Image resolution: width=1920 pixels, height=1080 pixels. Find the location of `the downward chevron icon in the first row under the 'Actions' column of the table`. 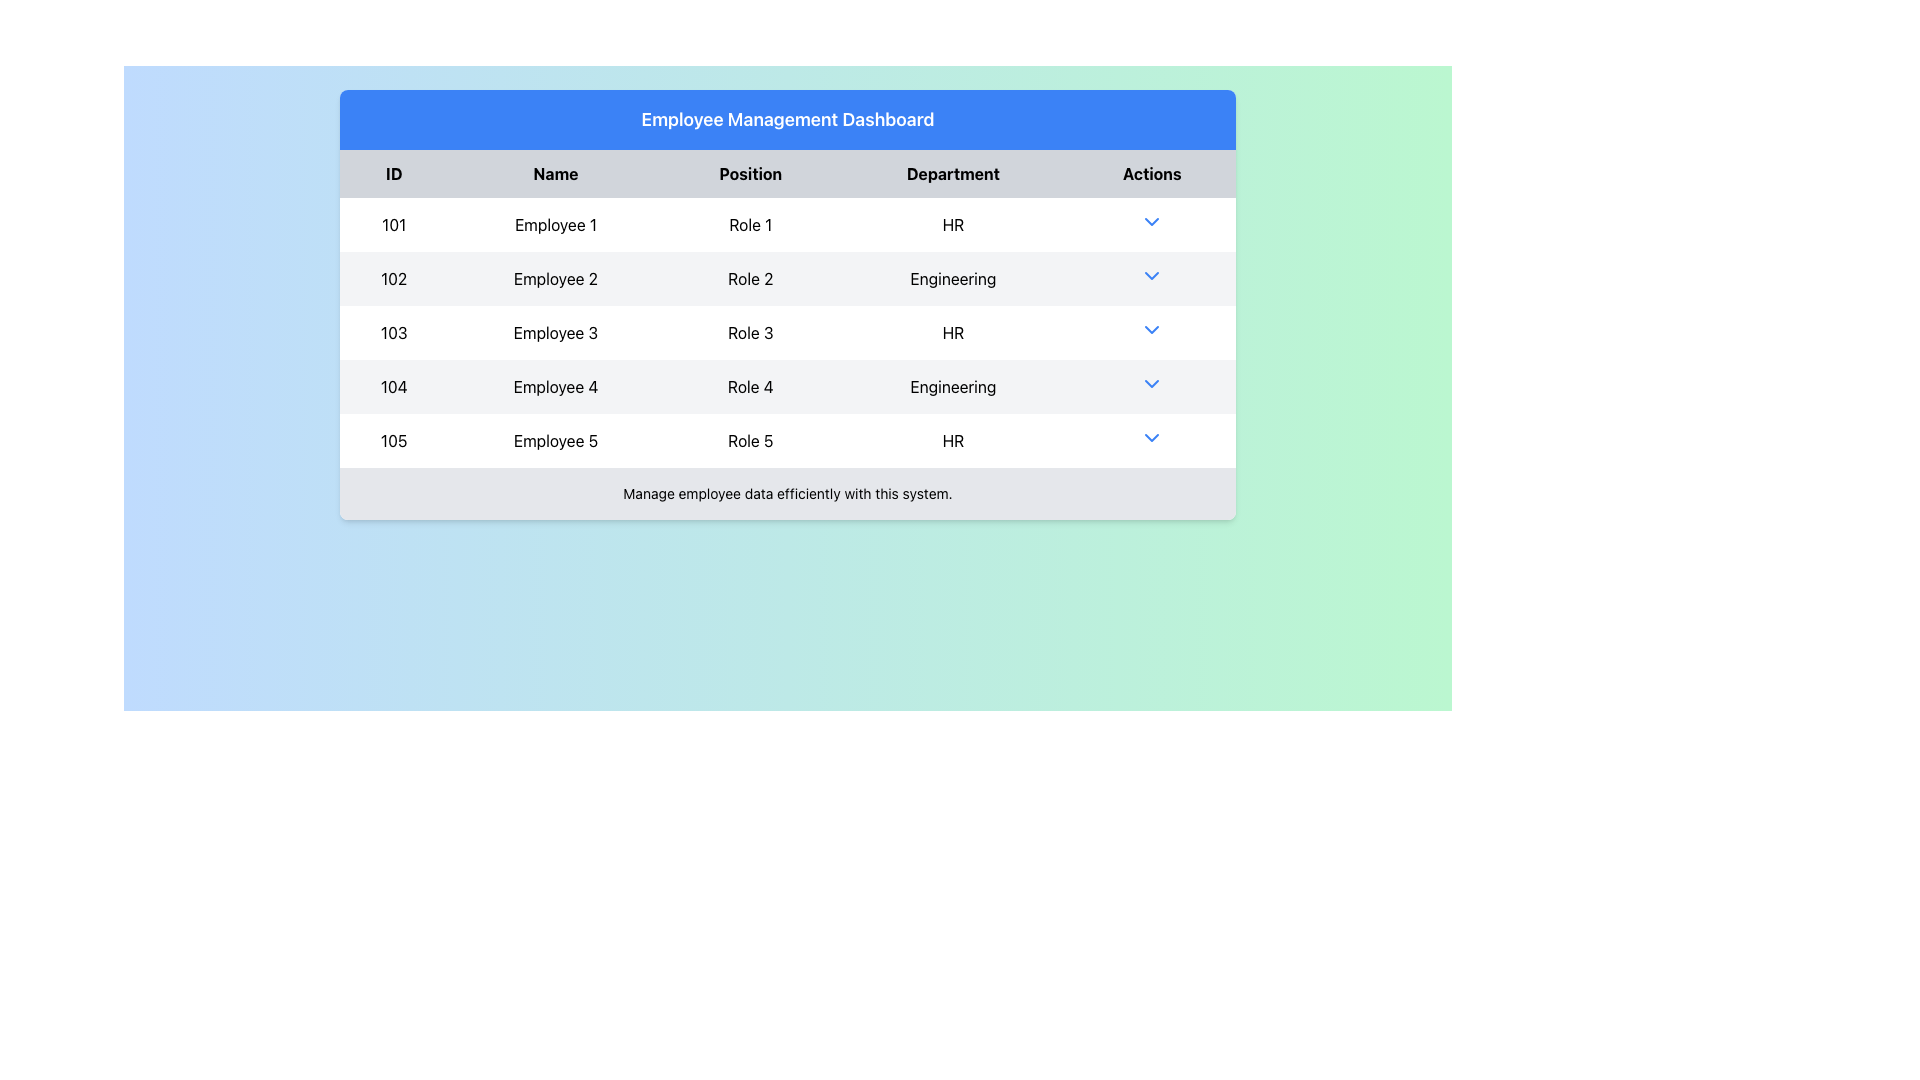

the downward chevron icon in the first row under the 'Actions' column of the table is located at coordinates (1152, 222).